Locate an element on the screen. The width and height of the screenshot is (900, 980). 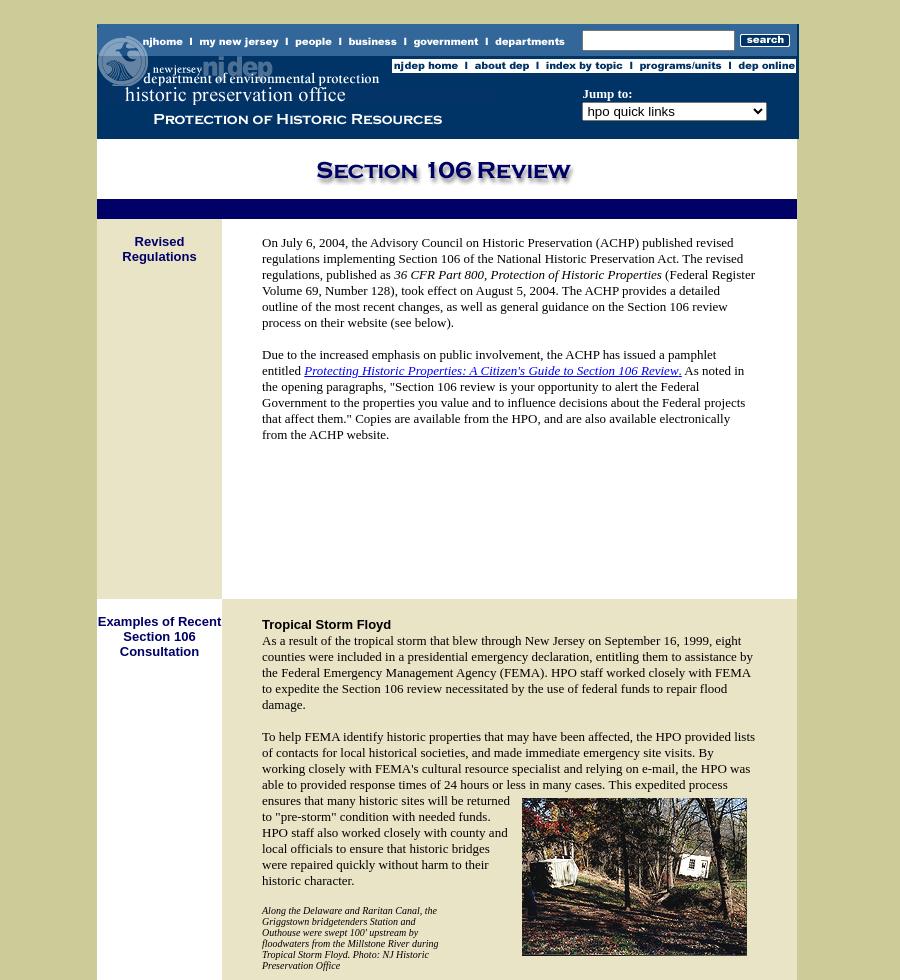
'(Federal Register Volume 69, Number 128), took effect on August 5, 2004. 
      The ACHP provides a detailed outline of the most recent changes, as well 
      as general guidance on the Section 106 review process on their website (see 
      below).' is located at coordinates (506, 298).